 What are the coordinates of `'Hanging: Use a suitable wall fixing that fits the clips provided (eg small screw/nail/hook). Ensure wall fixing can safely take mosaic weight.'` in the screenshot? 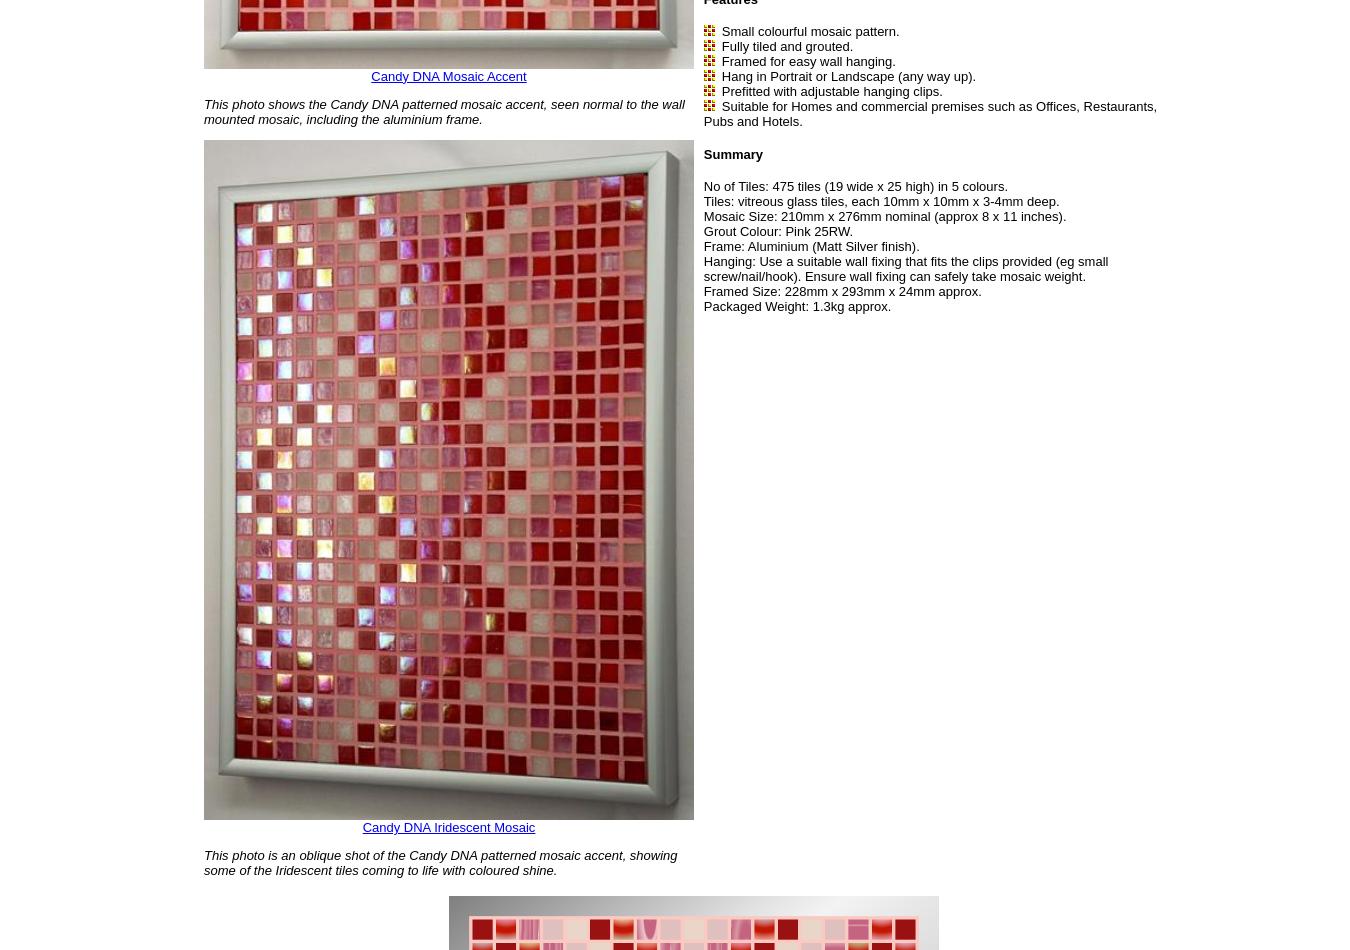 It's located at (701, 266).